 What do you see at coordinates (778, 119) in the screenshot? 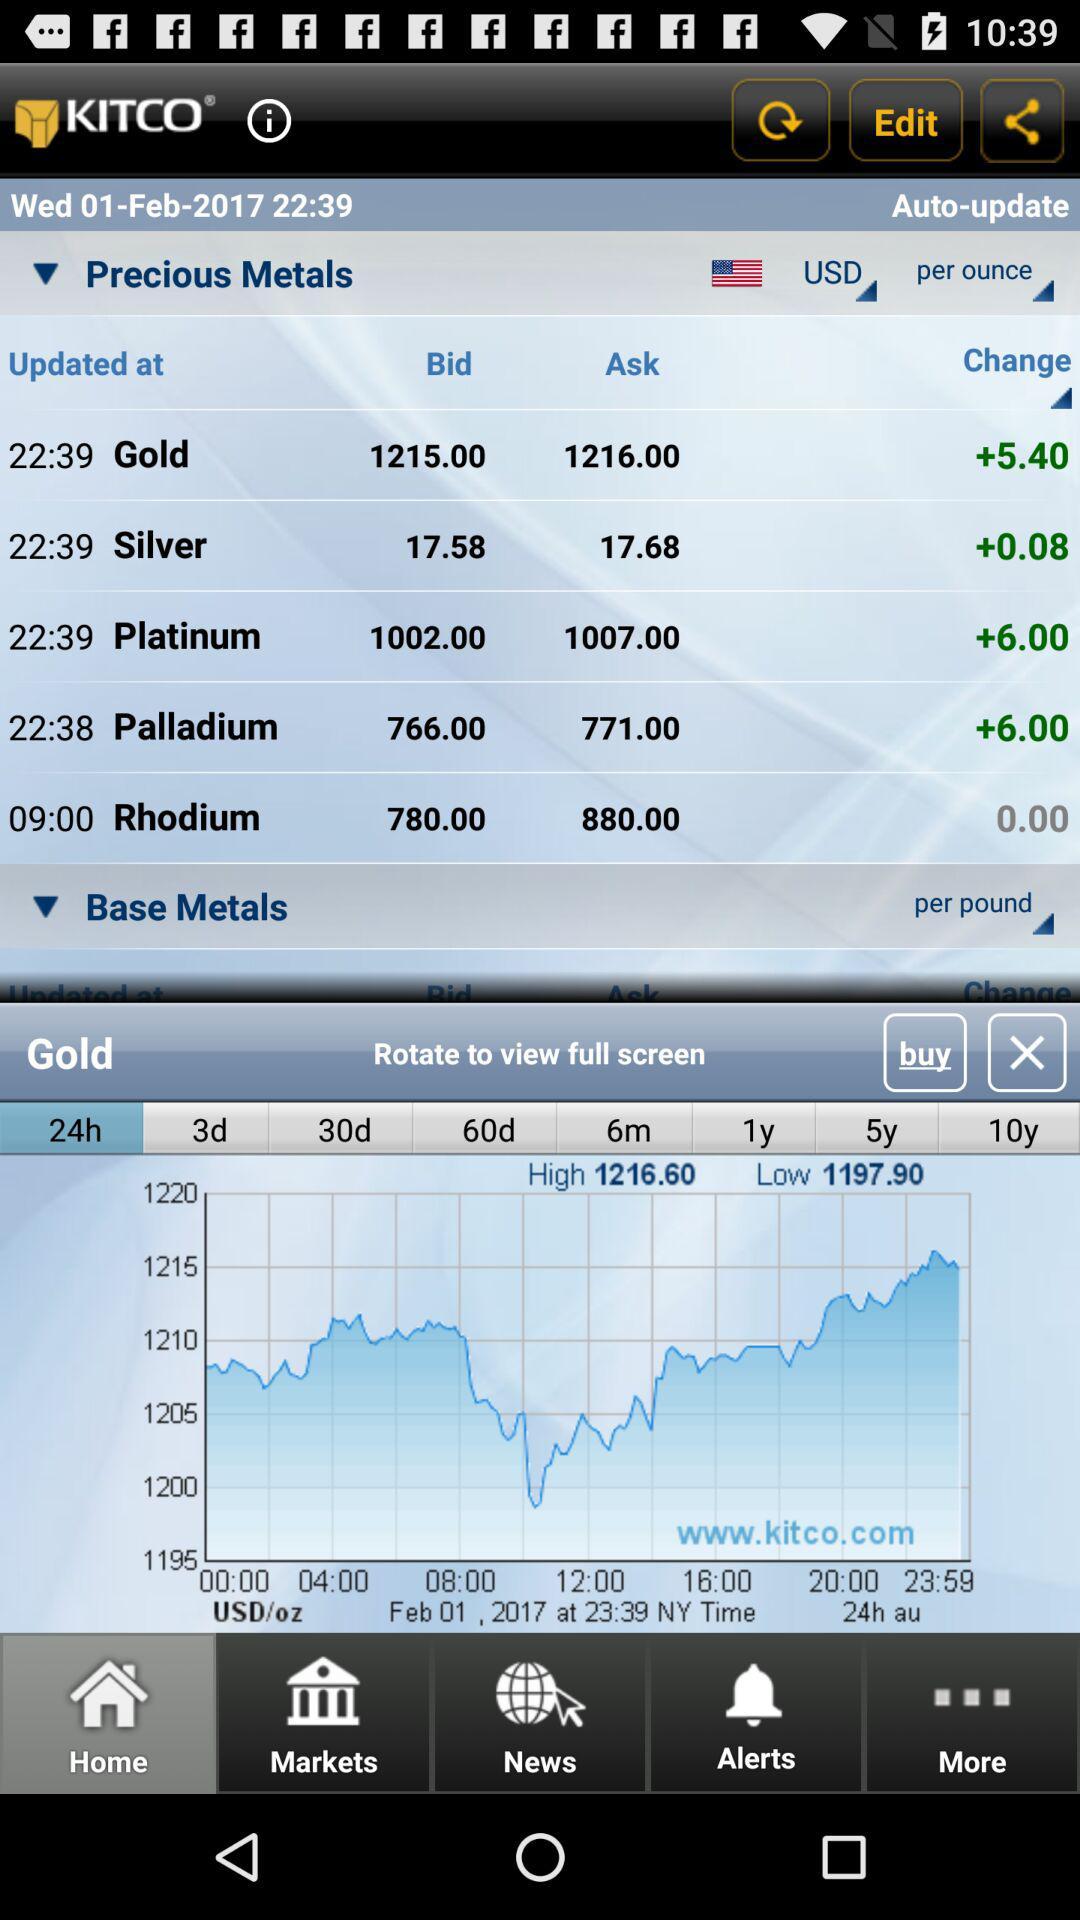
I see `refresh` at bounding box center [778, 119].